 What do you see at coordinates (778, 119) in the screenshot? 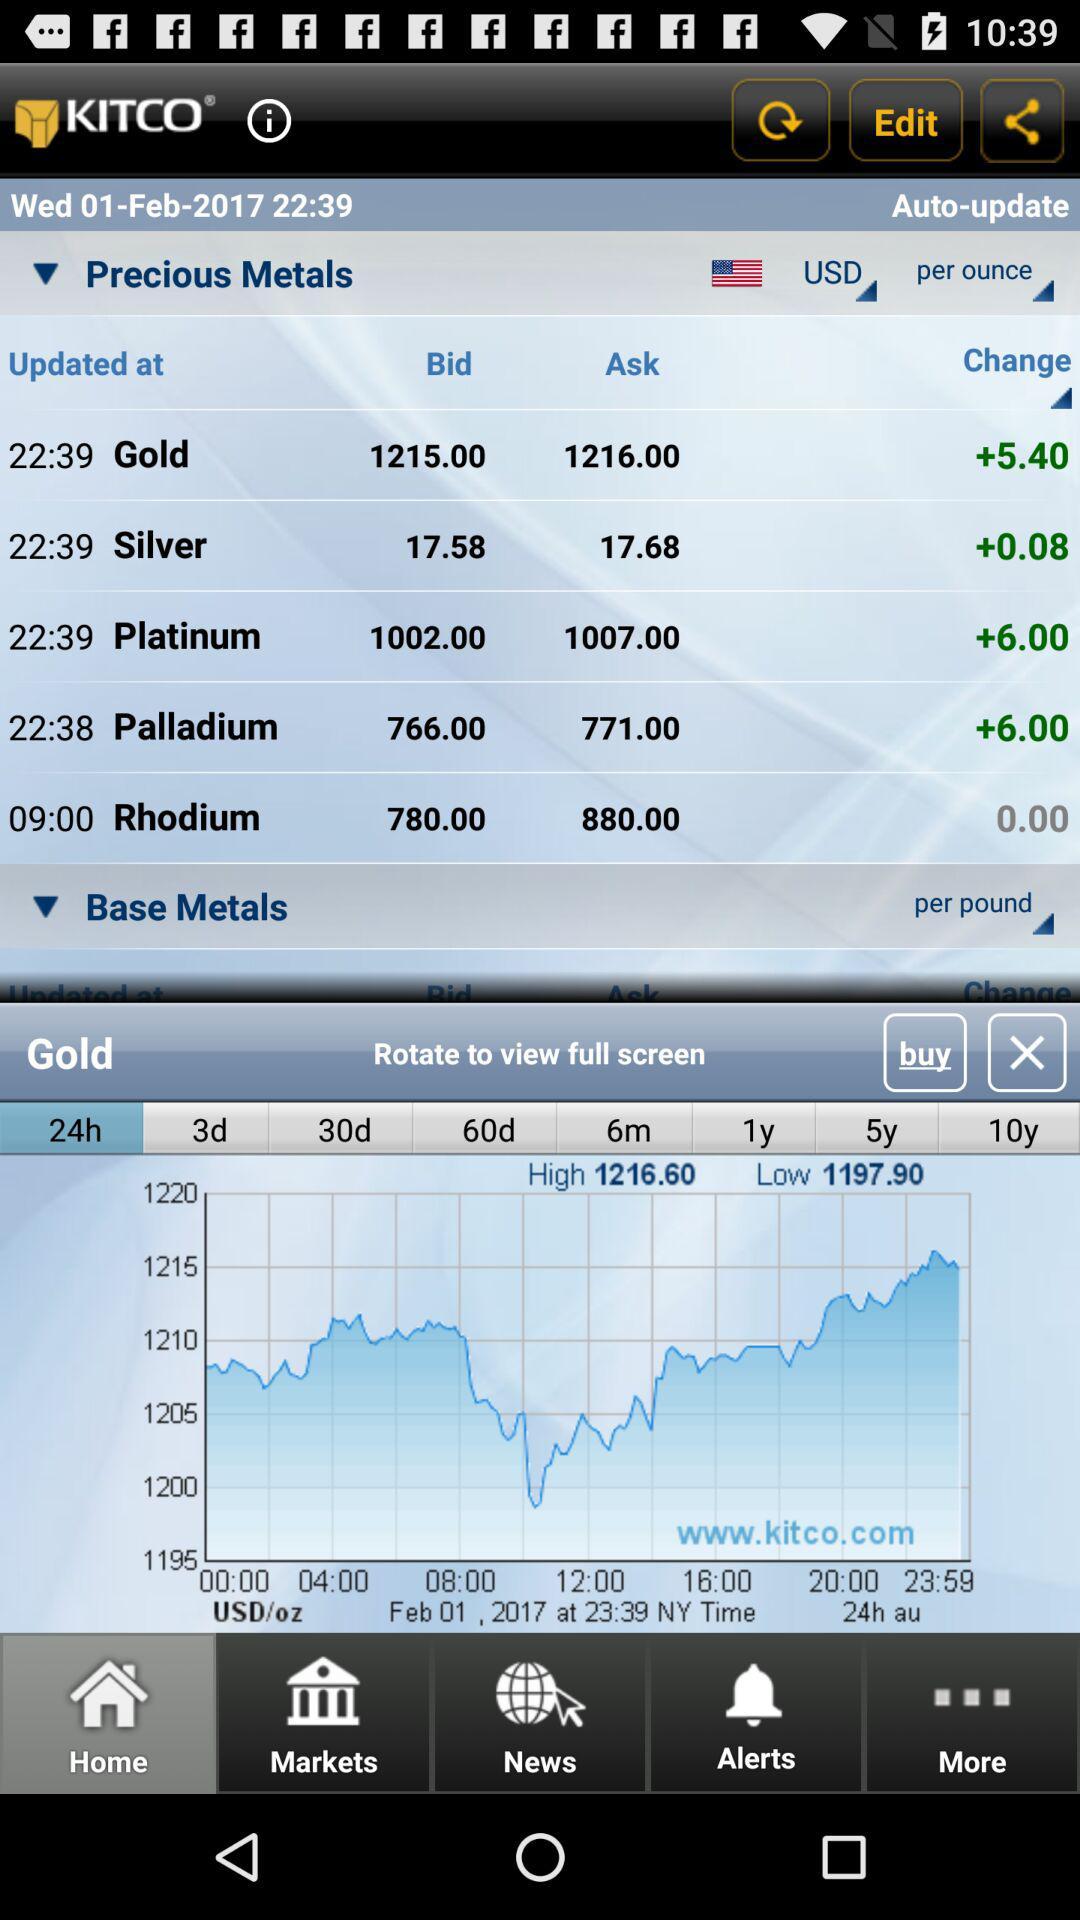
I see `refresh` at bounding box center [778, 119].